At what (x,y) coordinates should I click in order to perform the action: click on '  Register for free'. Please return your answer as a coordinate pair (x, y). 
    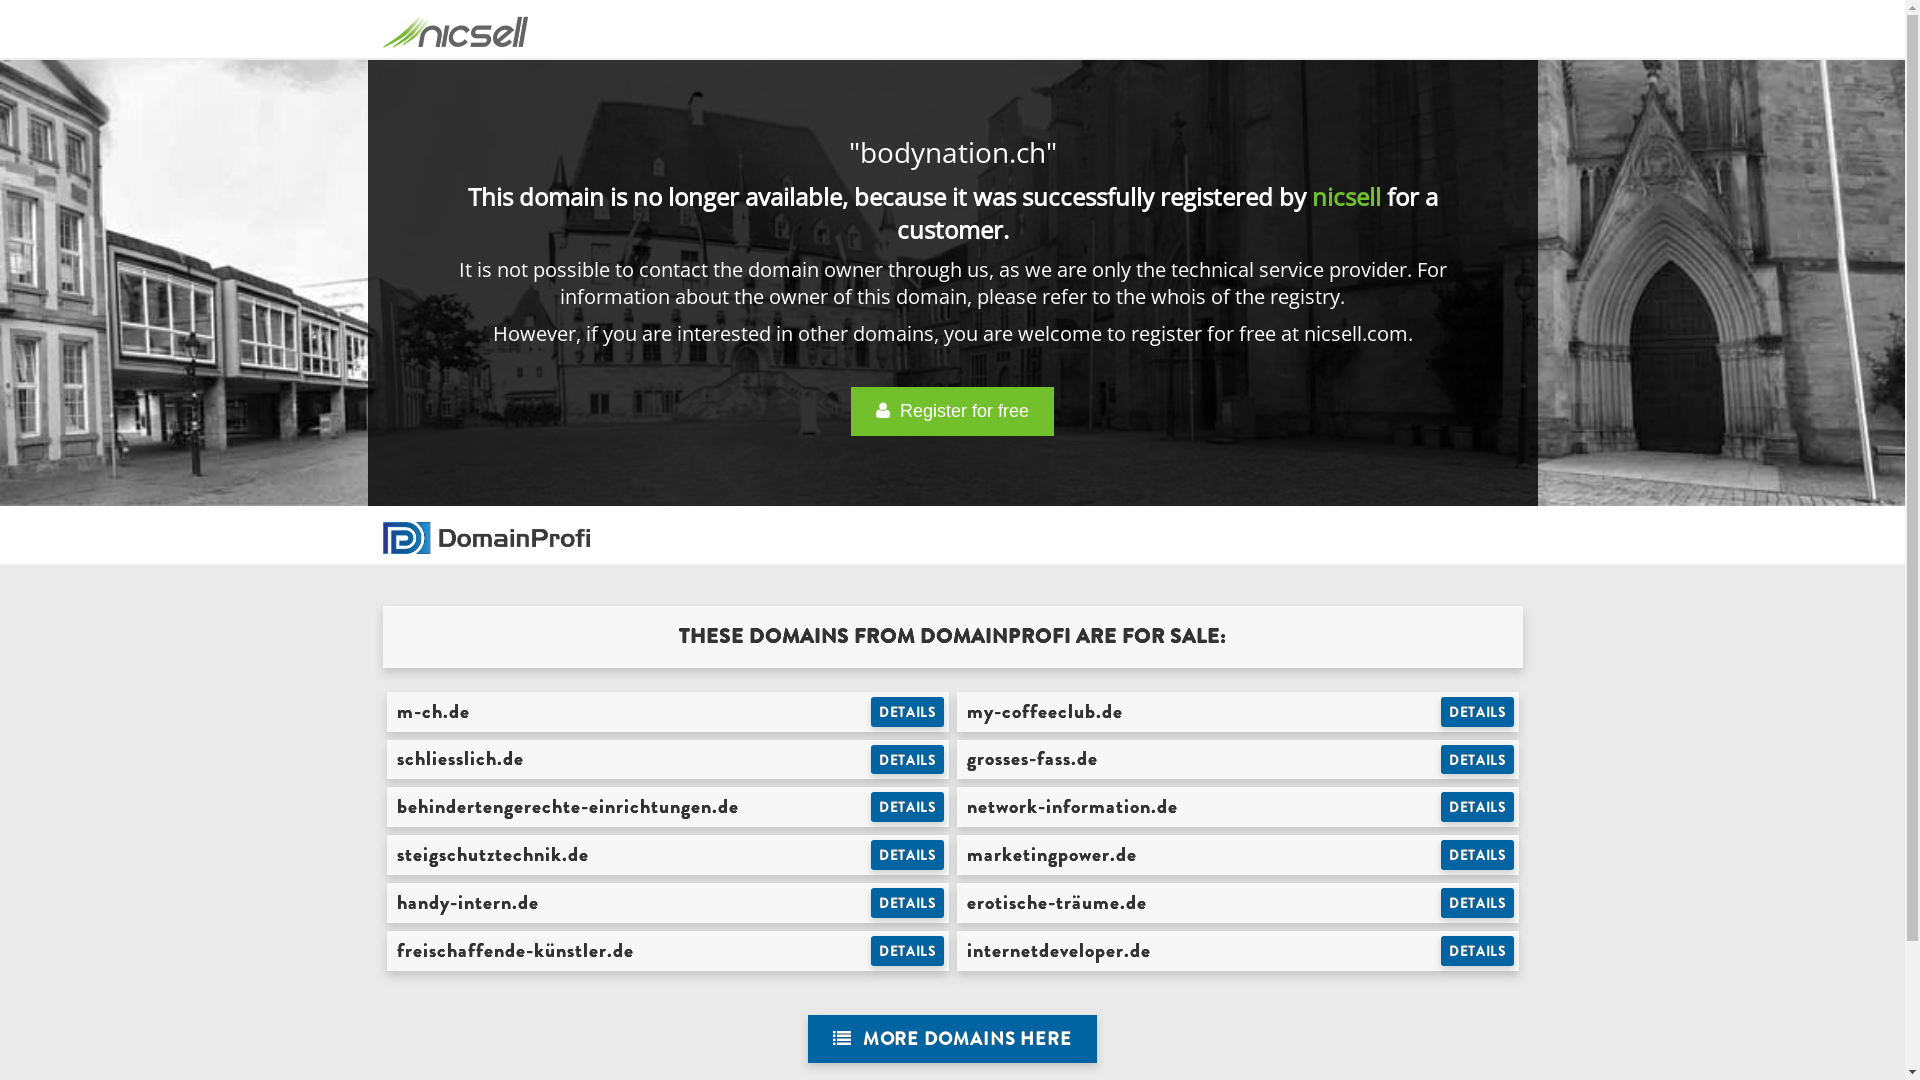
    Looking at the image, I should click on (951, 410).